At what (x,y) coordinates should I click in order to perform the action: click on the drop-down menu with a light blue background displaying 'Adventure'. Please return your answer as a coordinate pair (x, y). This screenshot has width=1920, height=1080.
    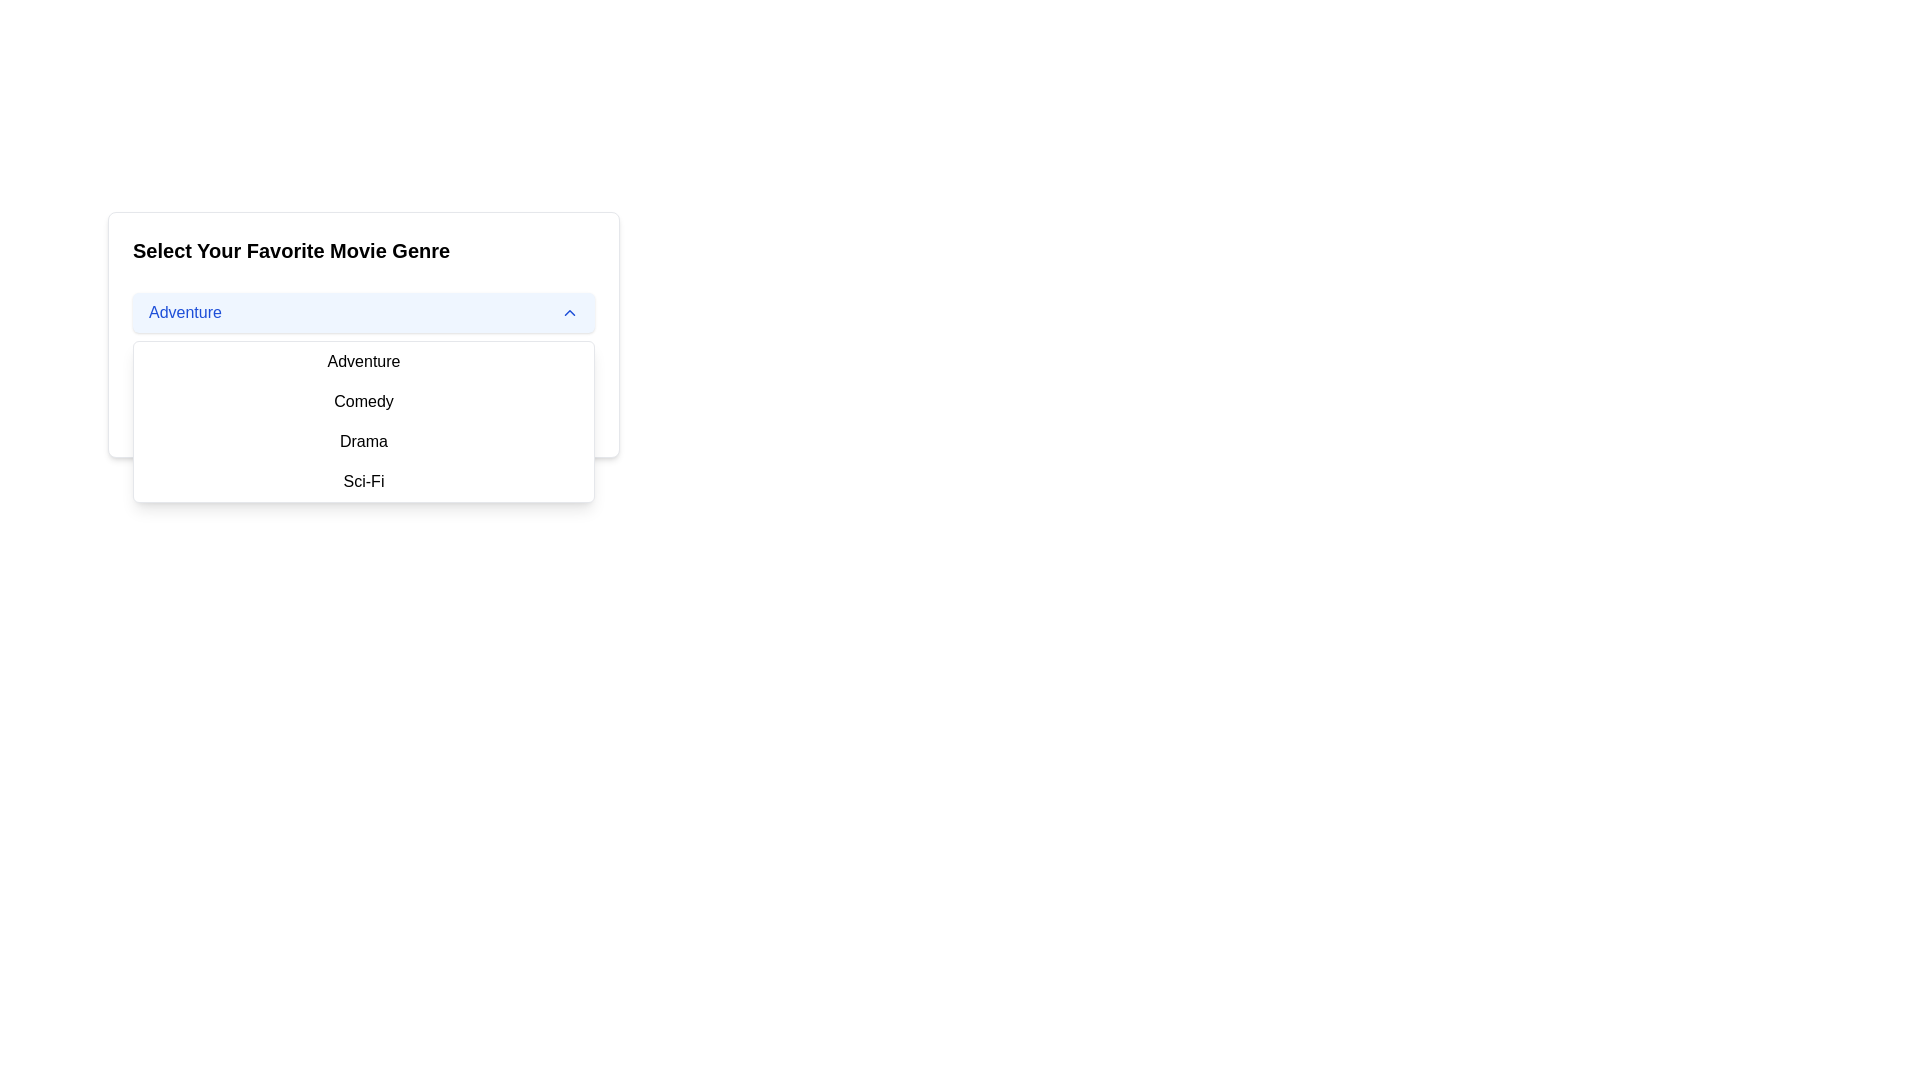
    Looking at the image, I should click on (364, 312).